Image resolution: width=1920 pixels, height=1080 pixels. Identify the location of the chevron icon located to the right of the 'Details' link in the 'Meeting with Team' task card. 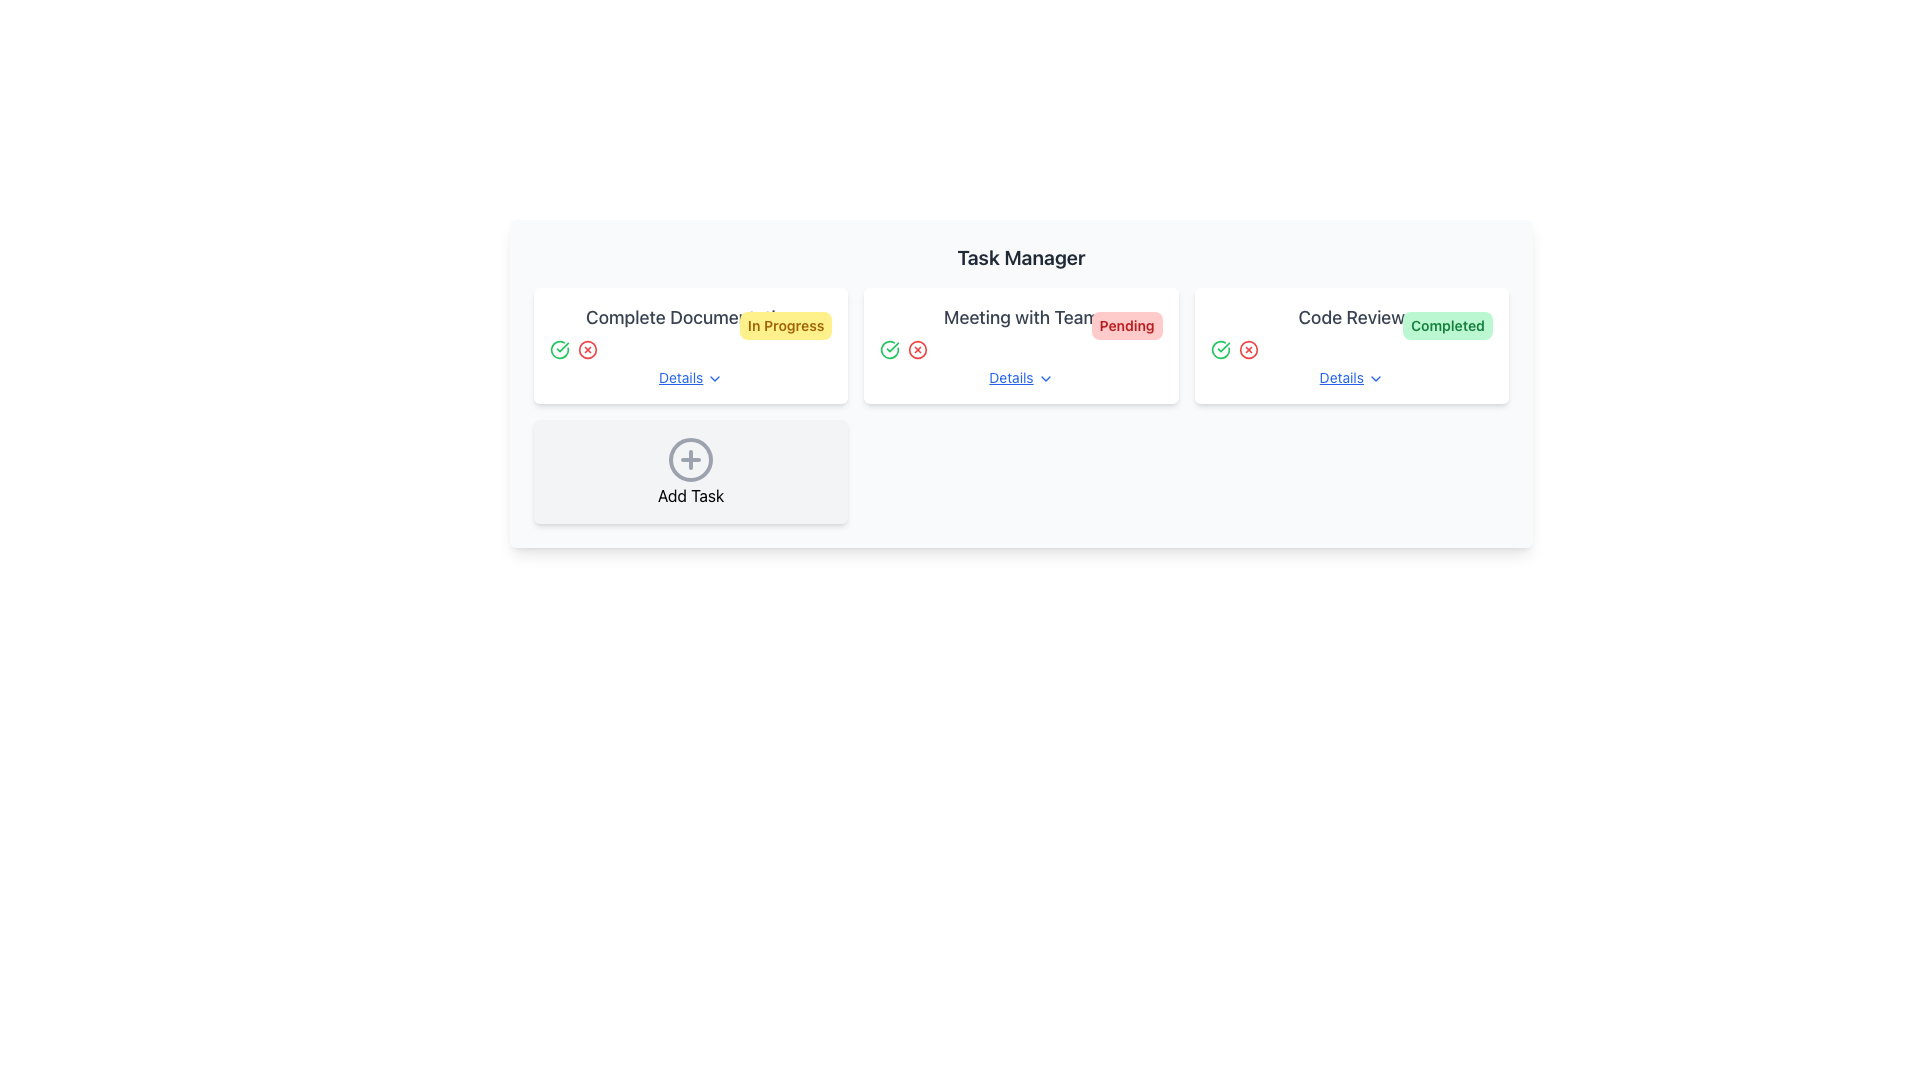
(1044, 379).